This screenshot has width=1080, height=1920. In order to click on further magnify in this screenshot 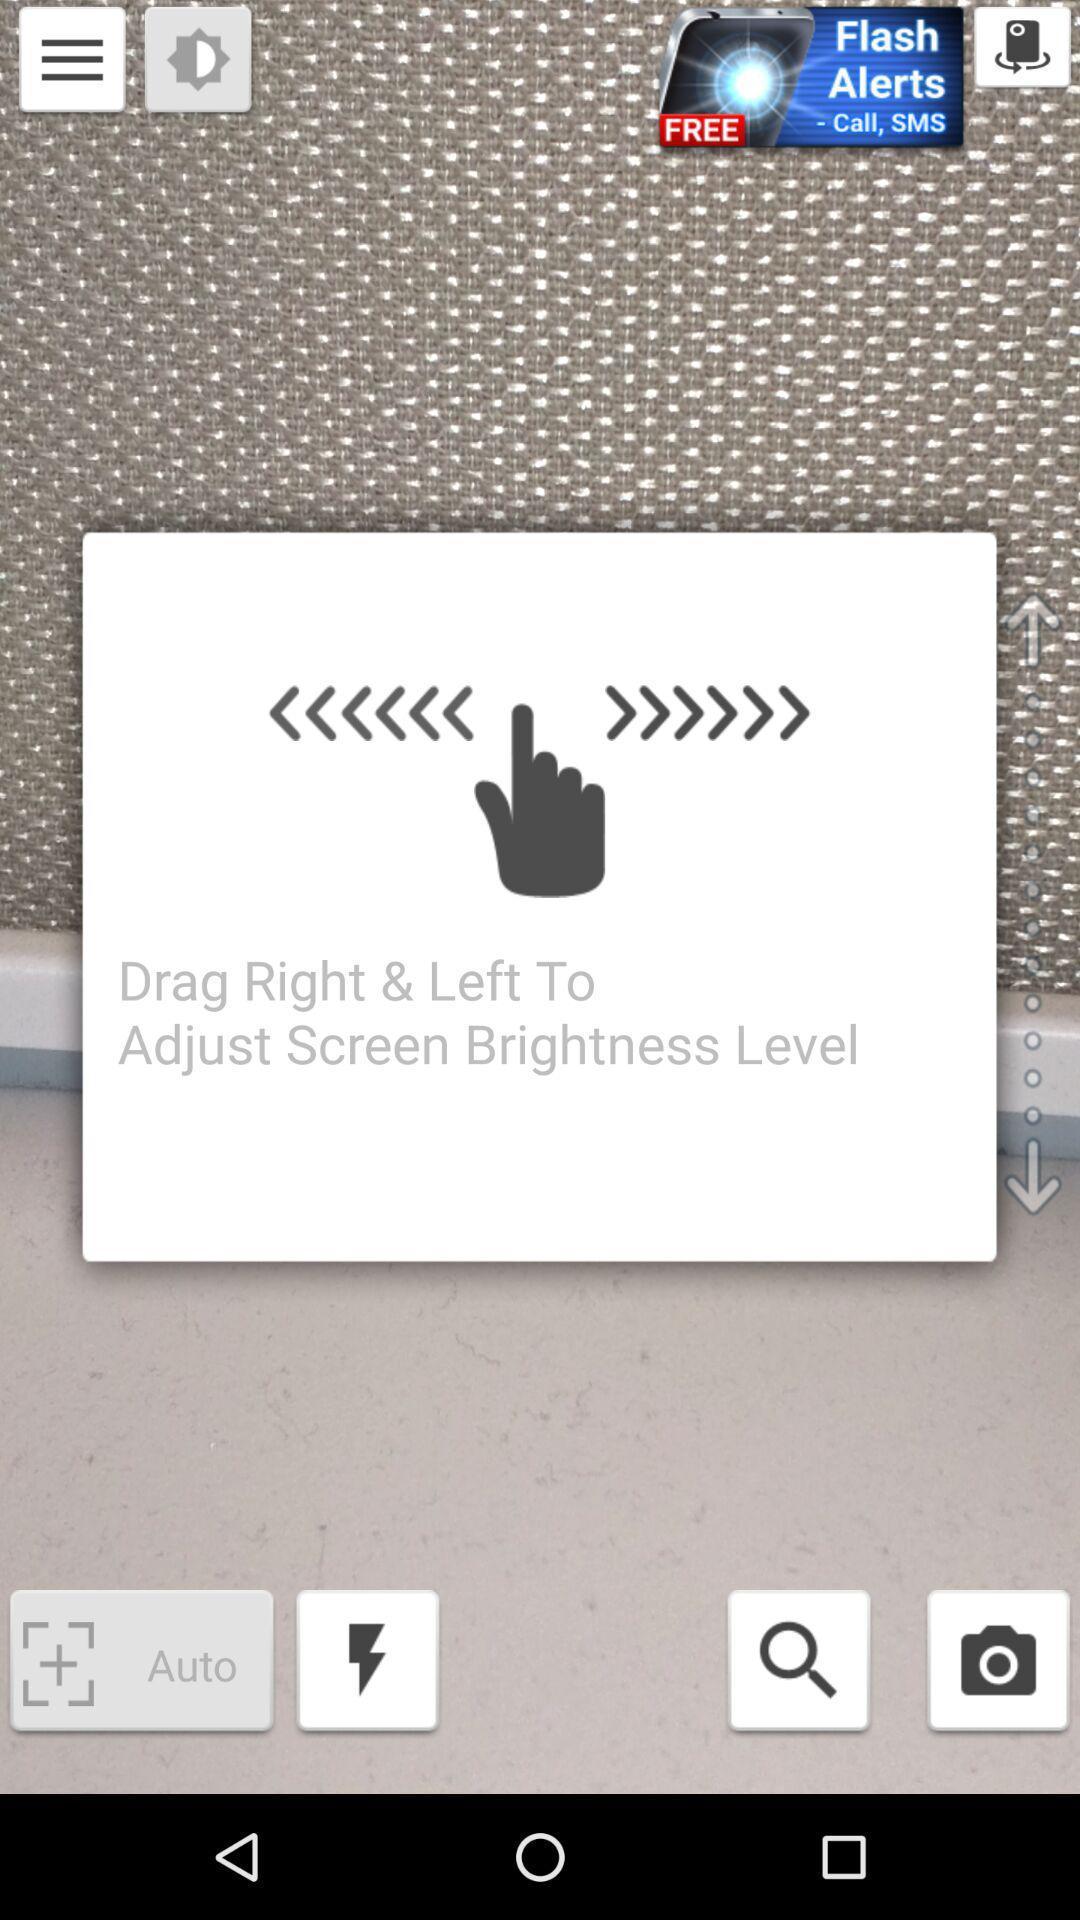, I will do `click(798, 1664)`.